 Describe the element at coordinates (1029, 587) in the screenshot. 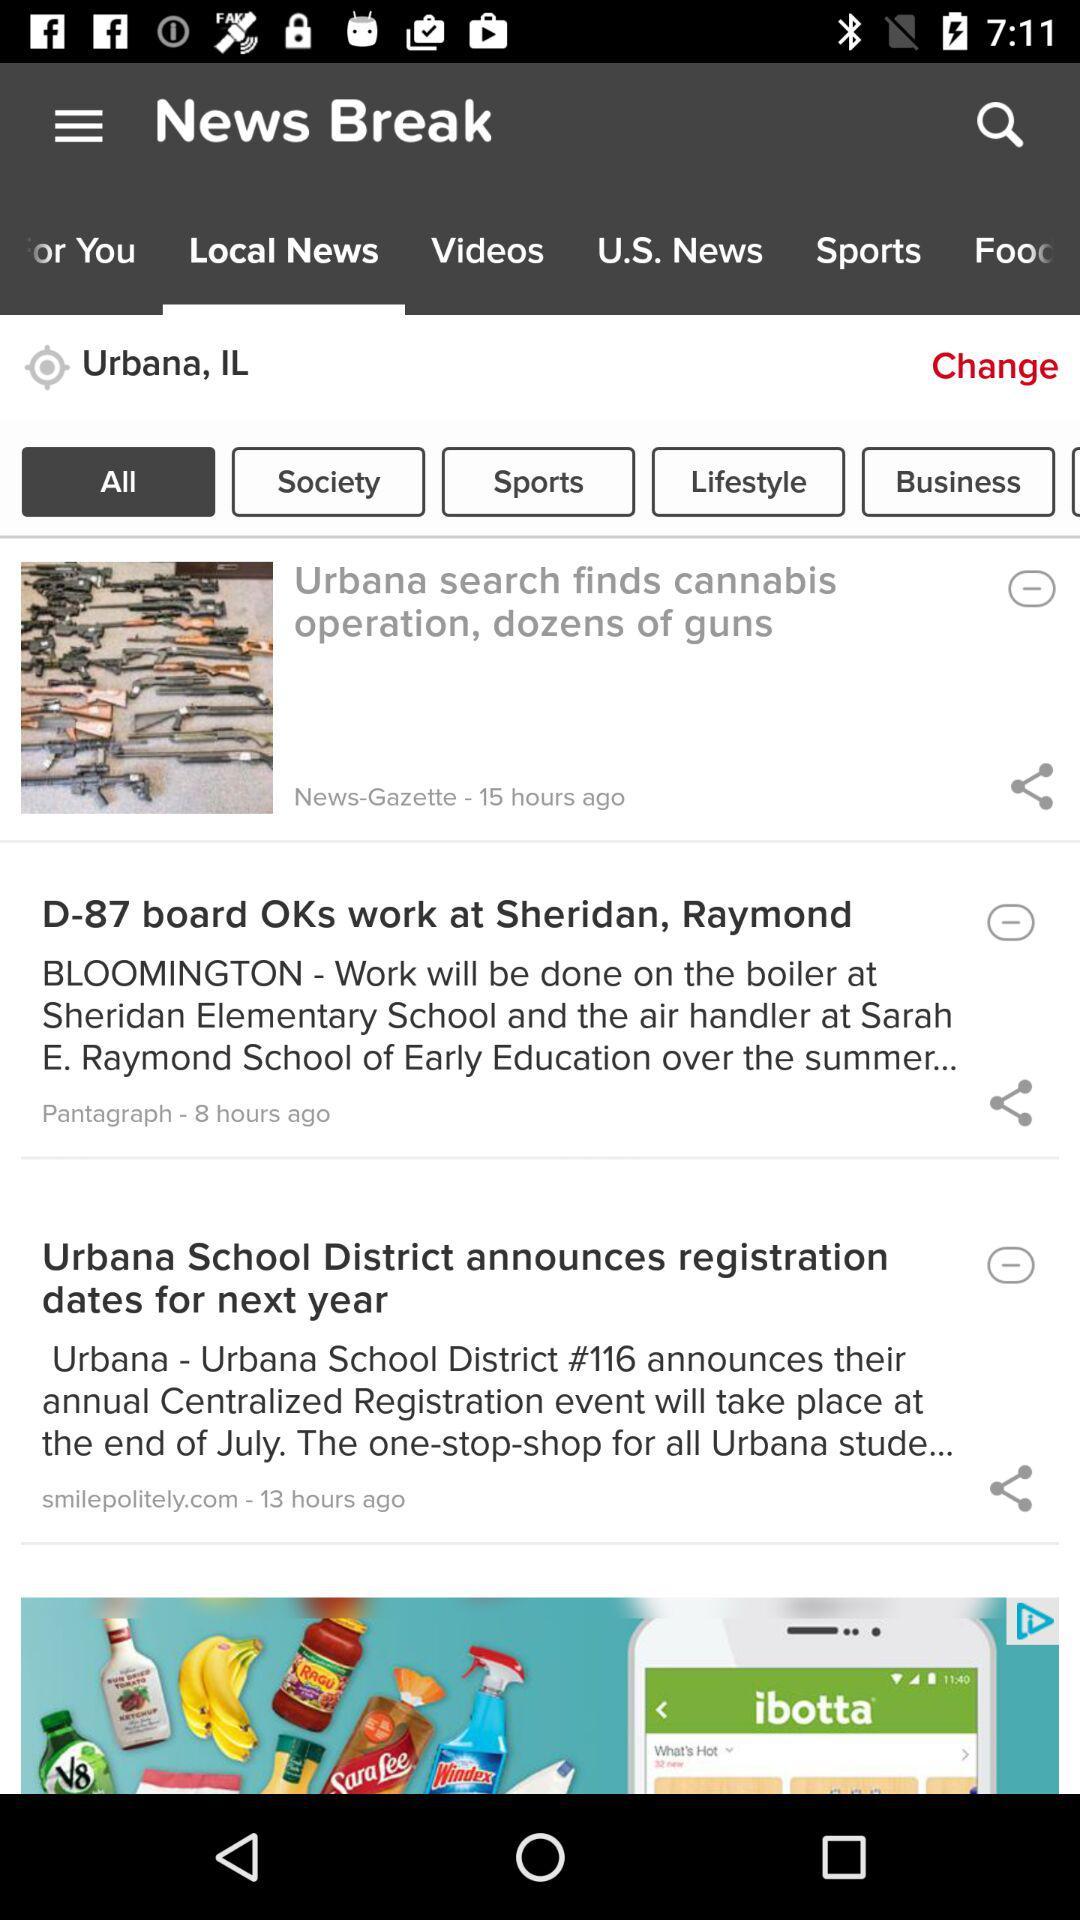

I see `the minus button which is below the business` at that location.